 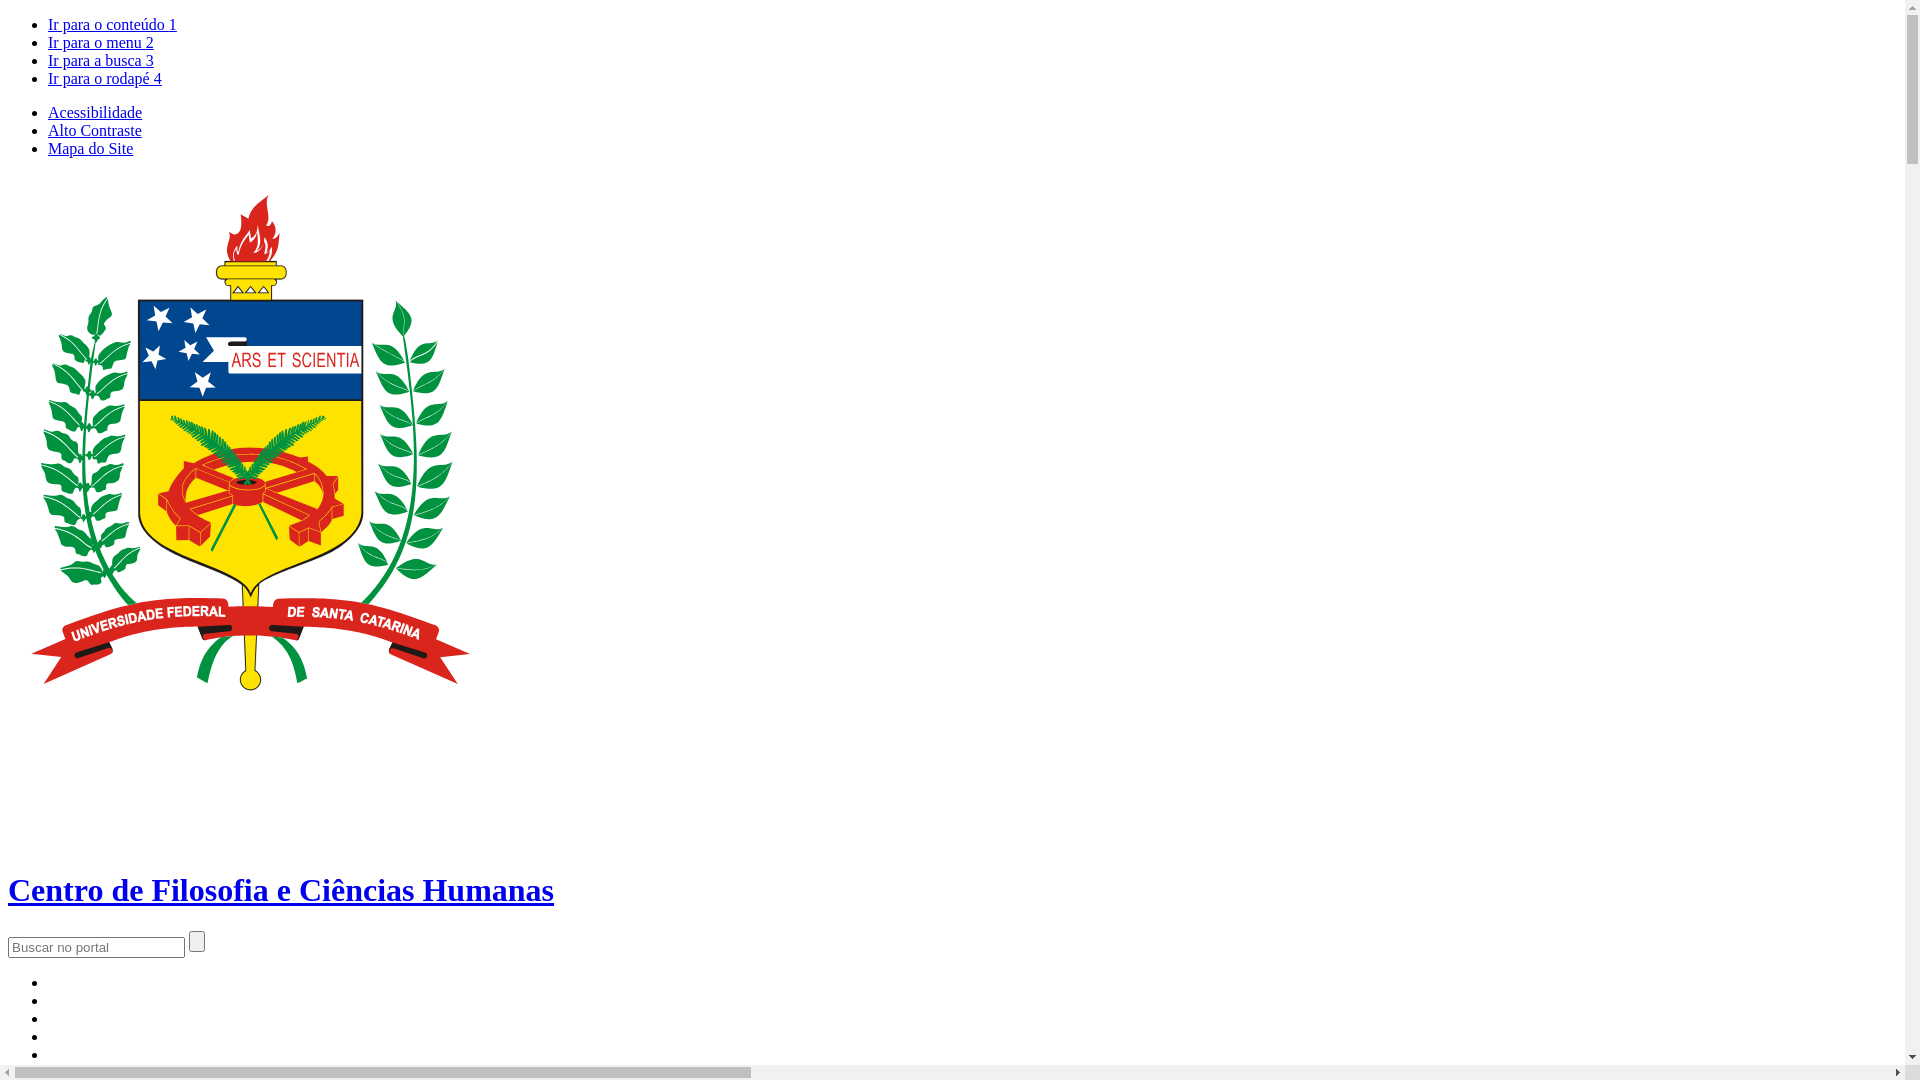 What do you see at coordinates (94, 112) in the screenshot?
I see `'Acessibilidade'` at bounding box center [94, 112].